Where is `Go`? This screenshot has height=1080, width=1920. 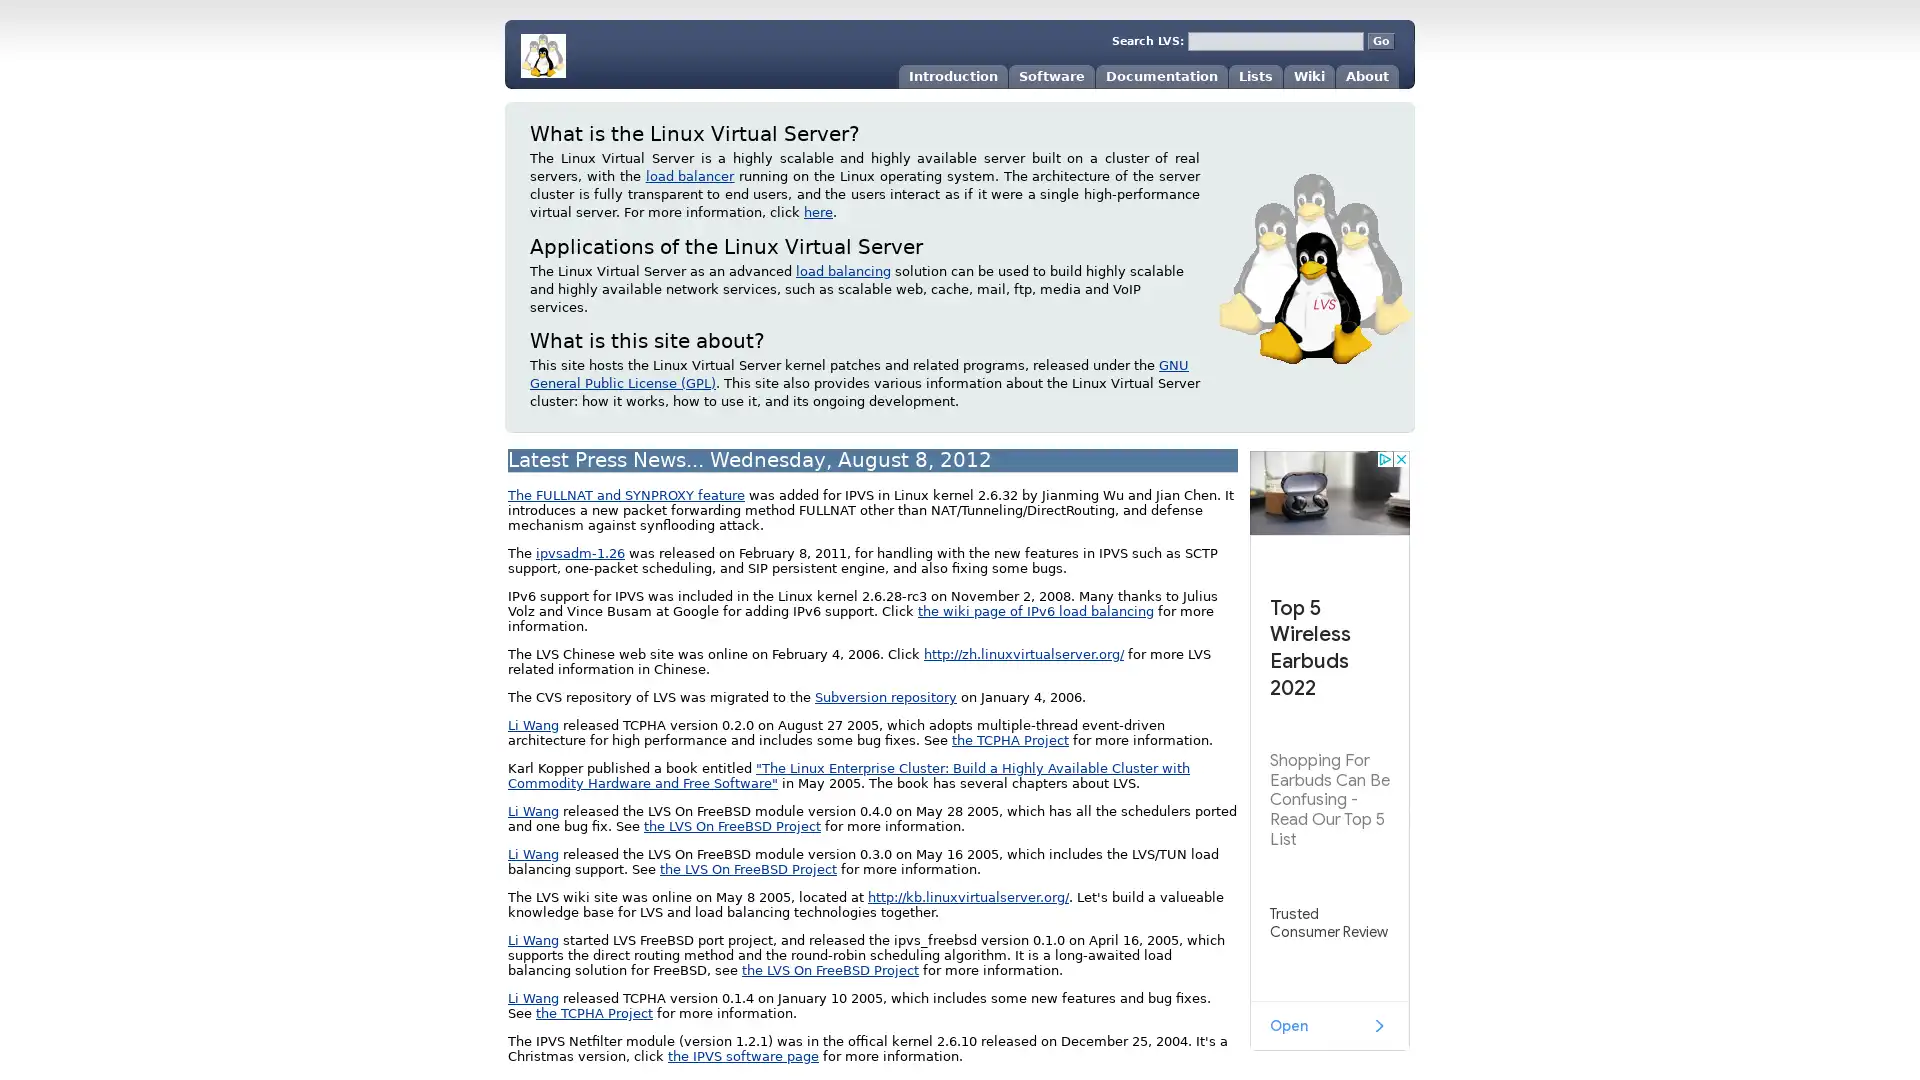
Go is located at coordinates (1380, 41).